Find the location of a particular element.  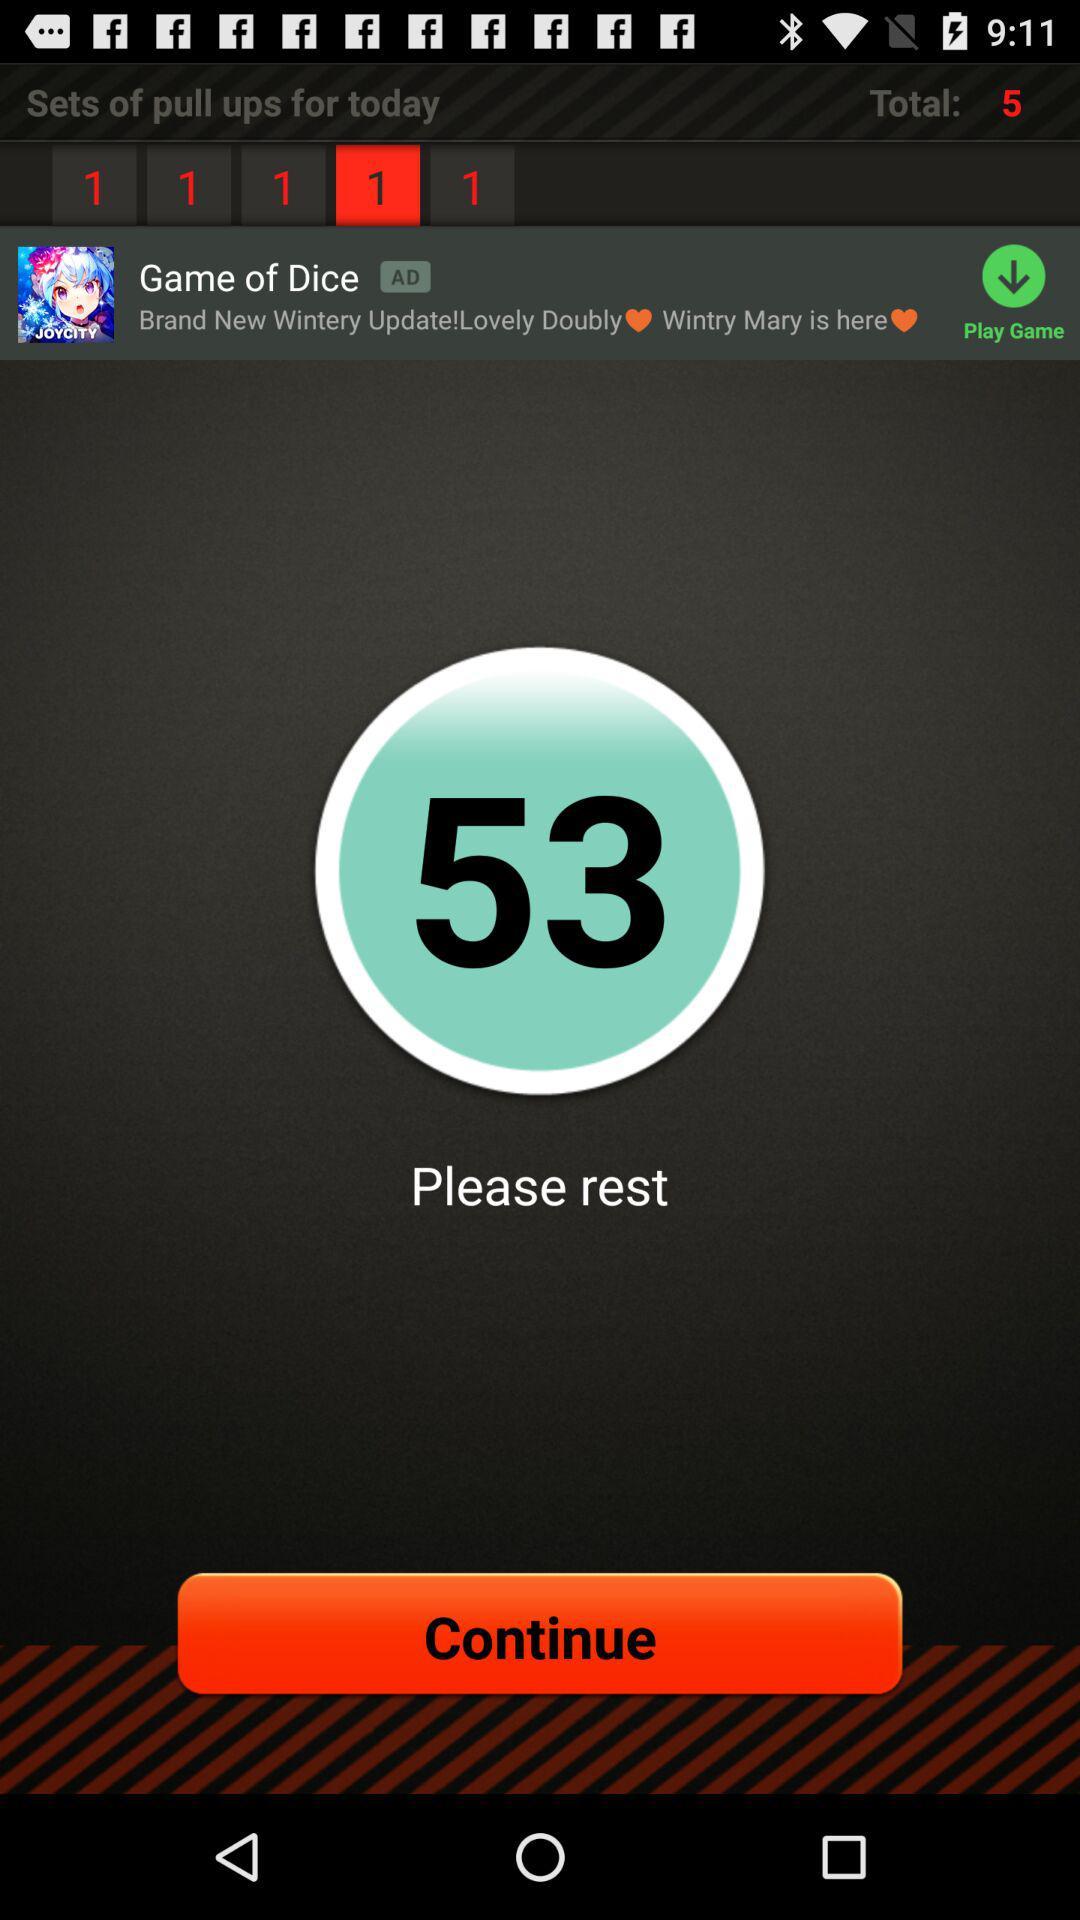

item above the 52 is located at coordinates (528, 318).